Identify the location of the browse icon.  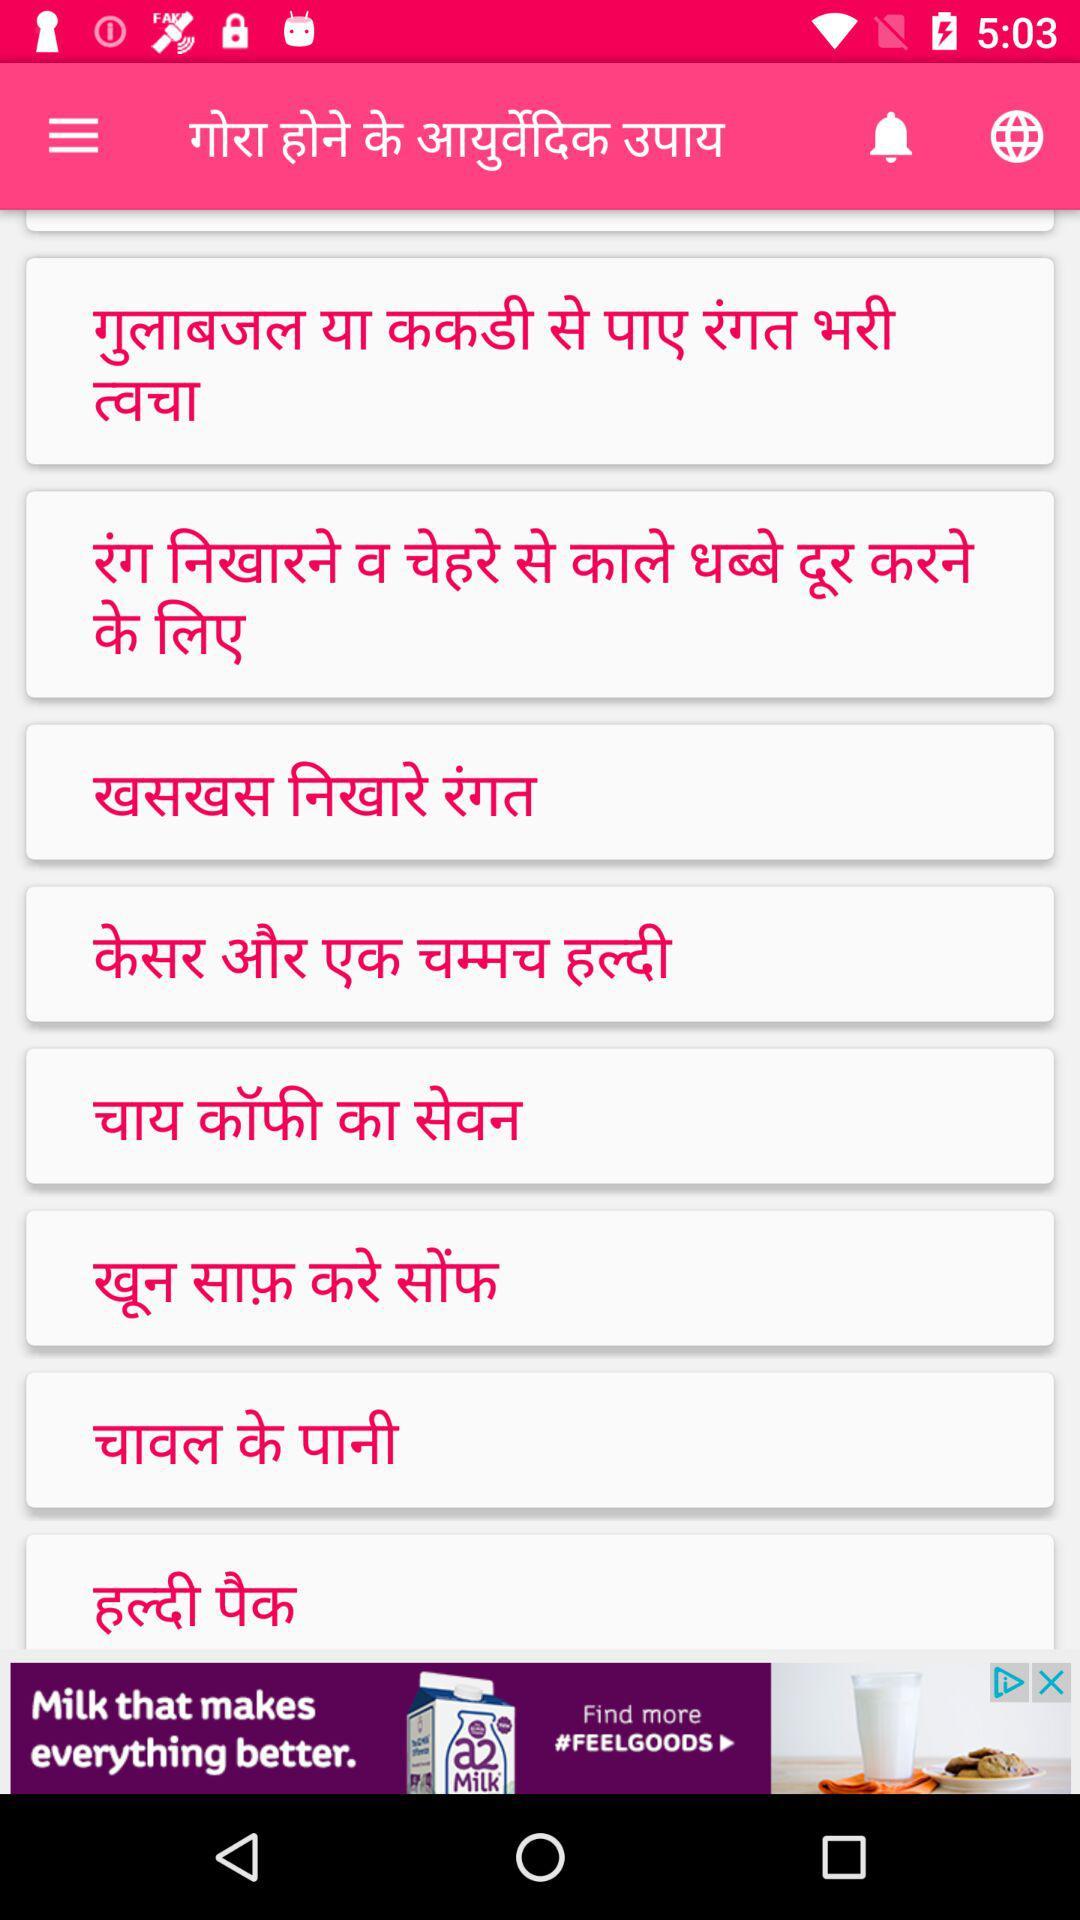
(1017, 136).